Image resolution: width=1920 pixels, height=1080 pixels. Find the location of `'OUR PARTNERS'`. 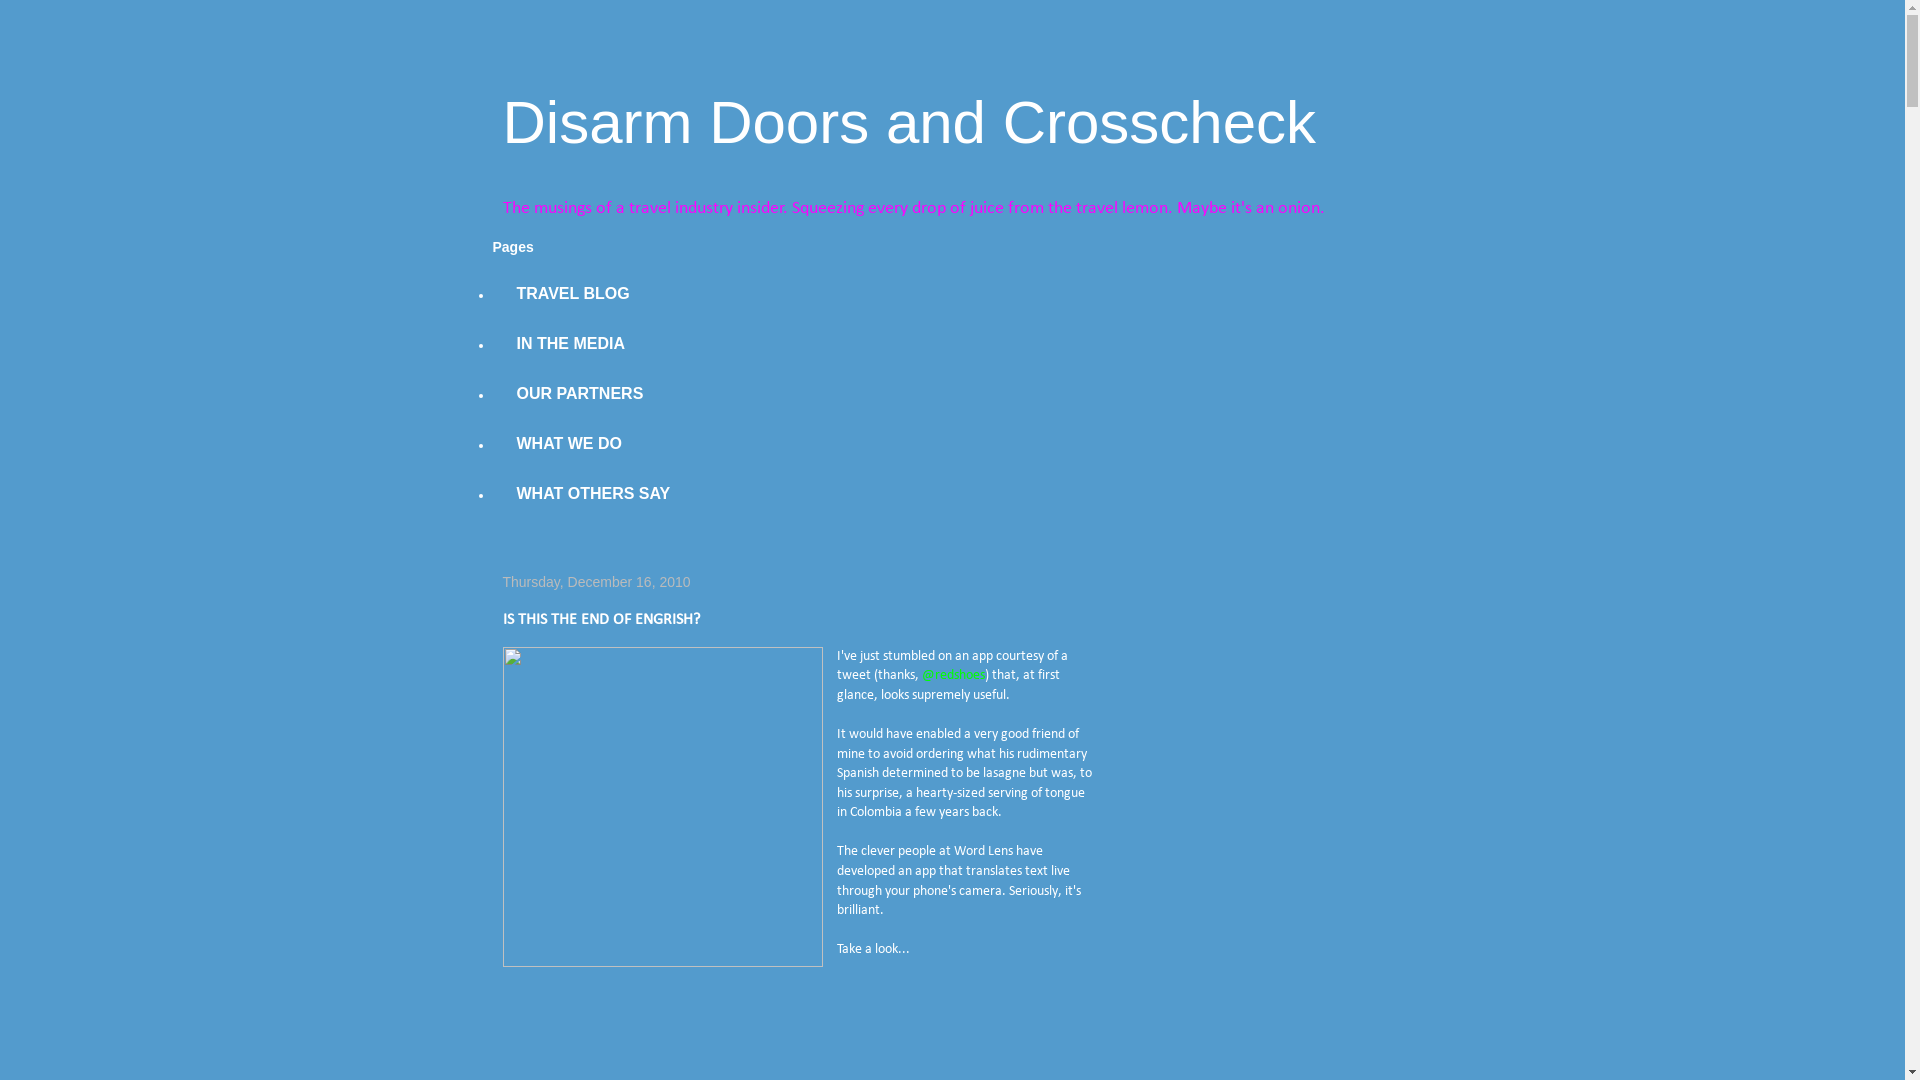

'OUR PARTNERS' is located at coordinates (578, 393).